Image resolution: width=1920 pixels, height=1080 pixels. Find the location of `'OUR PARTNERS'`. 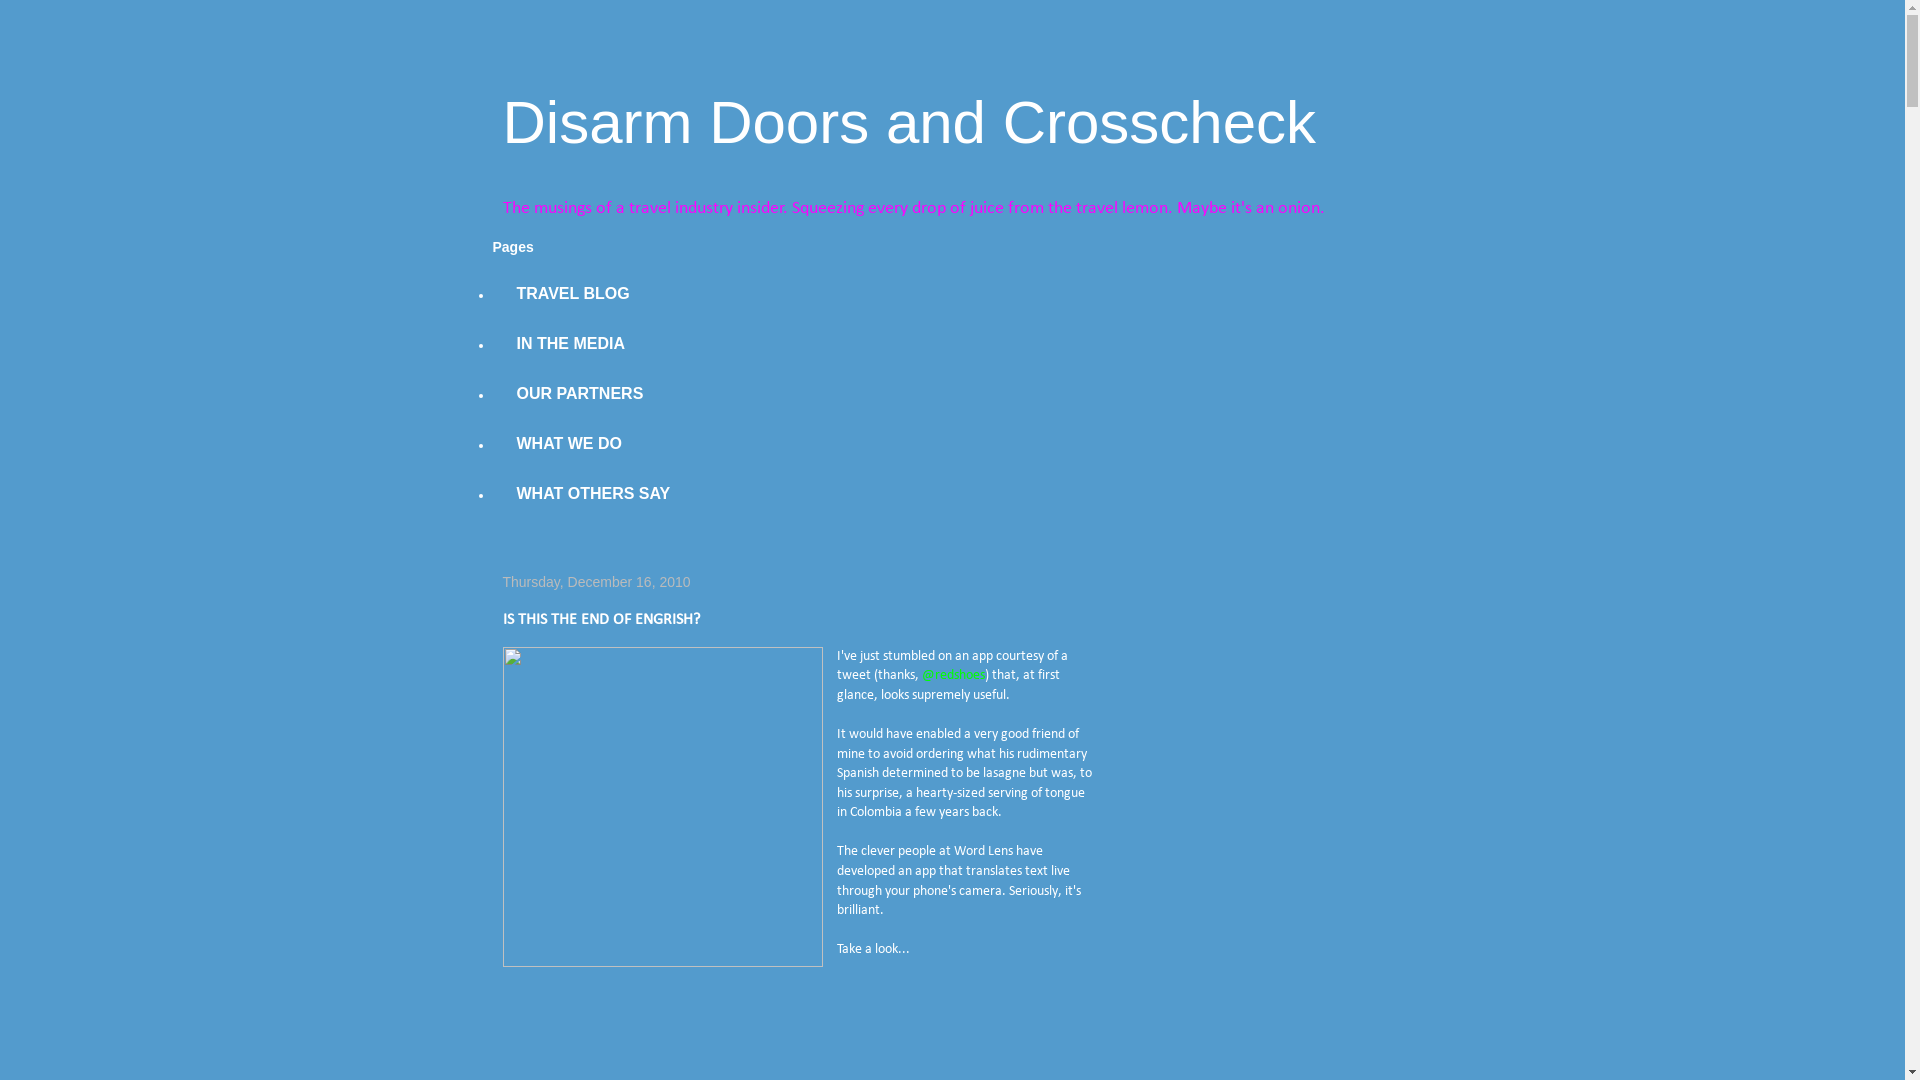

'OUR PARTNERS' is located at coordinates (578, 393).